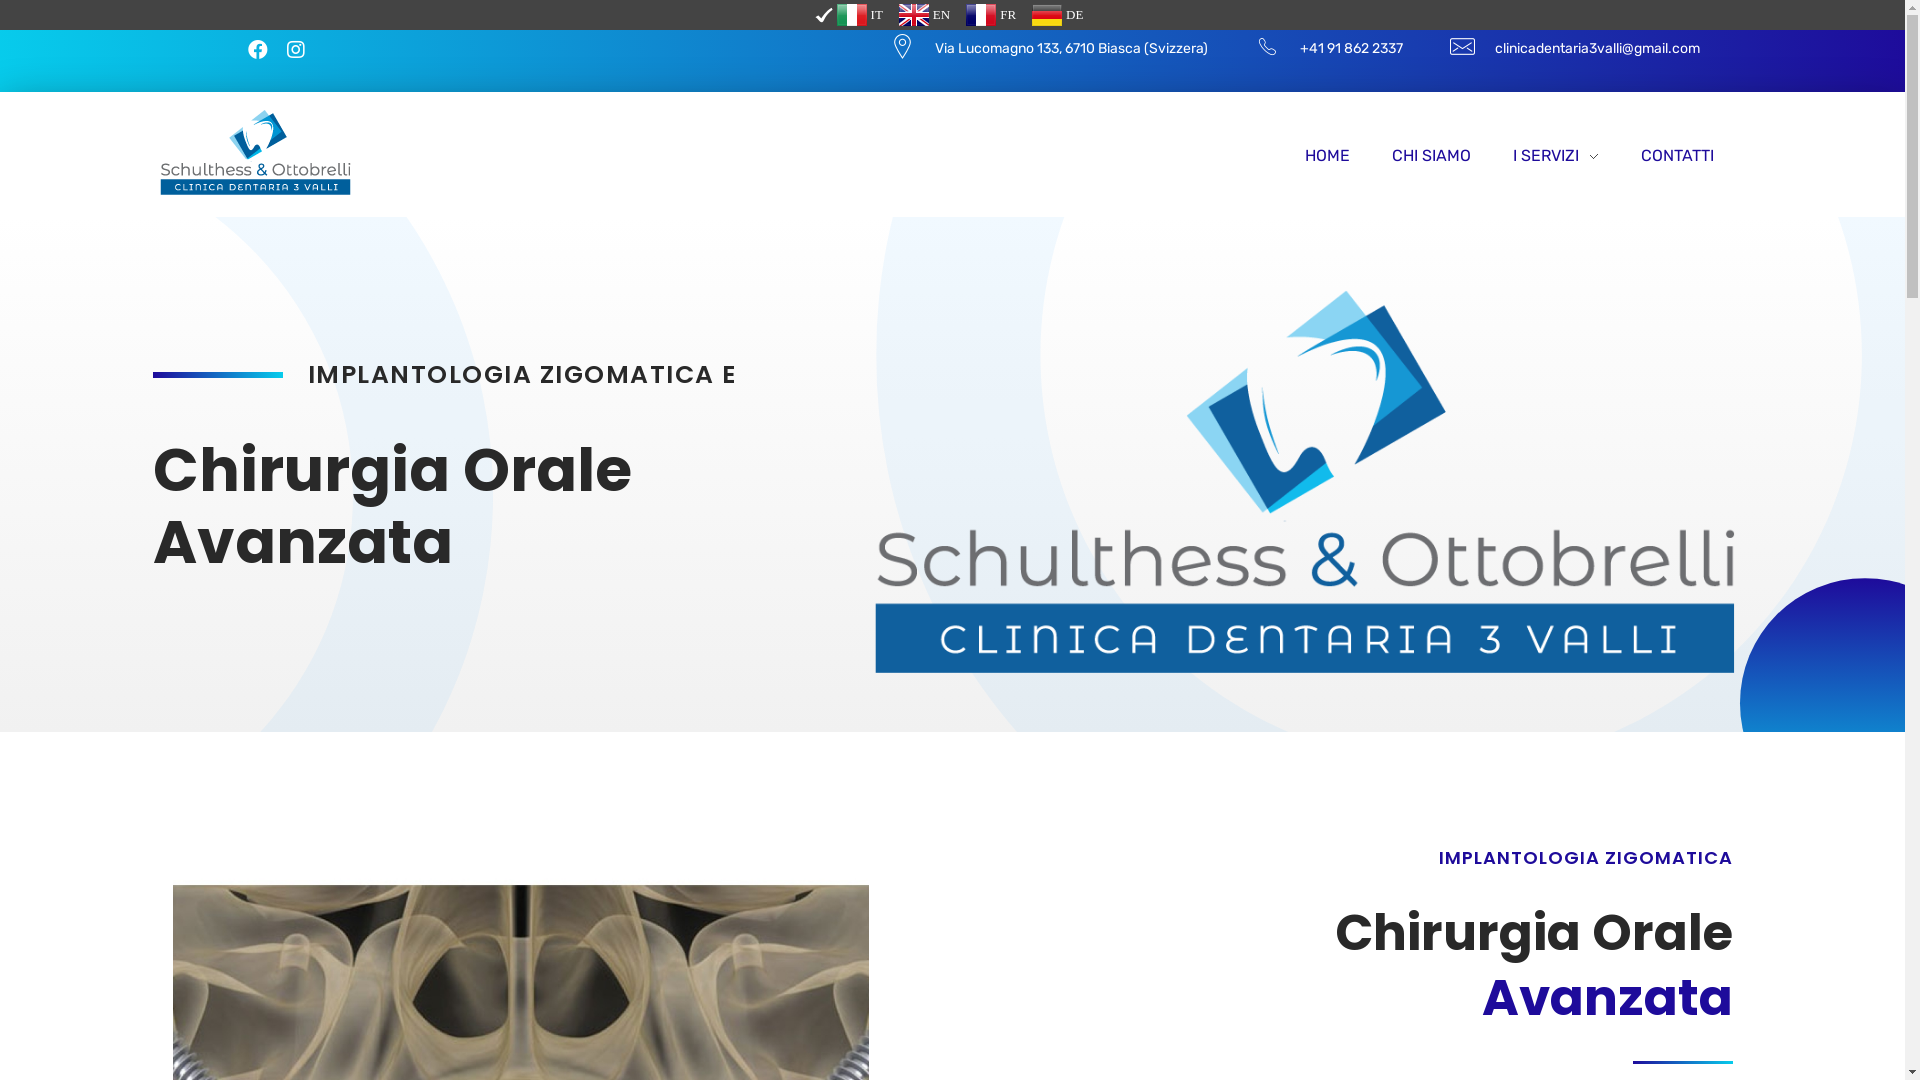  What do you see at coordinates (1554, 154) in the screenshot?
I see `'I SERVIZI'` at bounding box center [1554, 154].